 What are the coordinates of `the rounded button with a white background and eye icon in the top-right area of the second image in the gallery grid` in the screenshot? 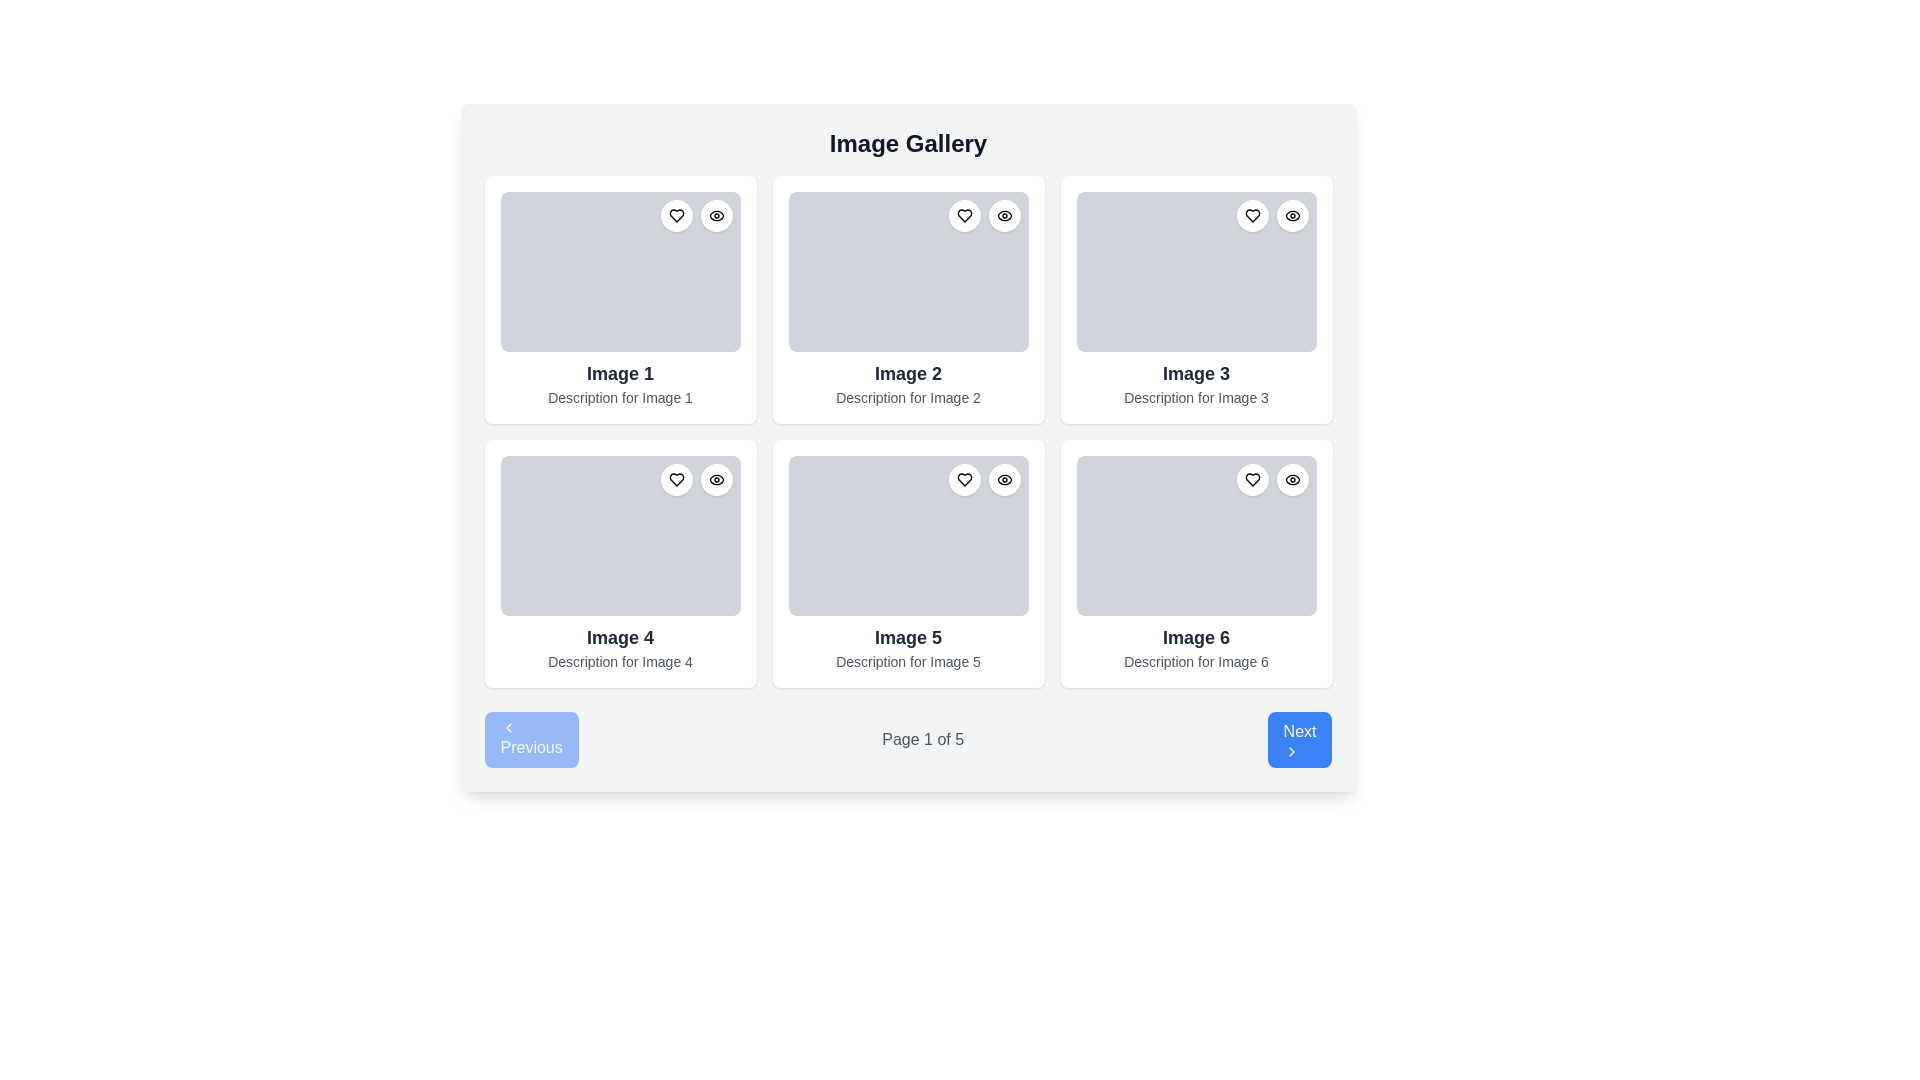 It's located at (1004, 216).